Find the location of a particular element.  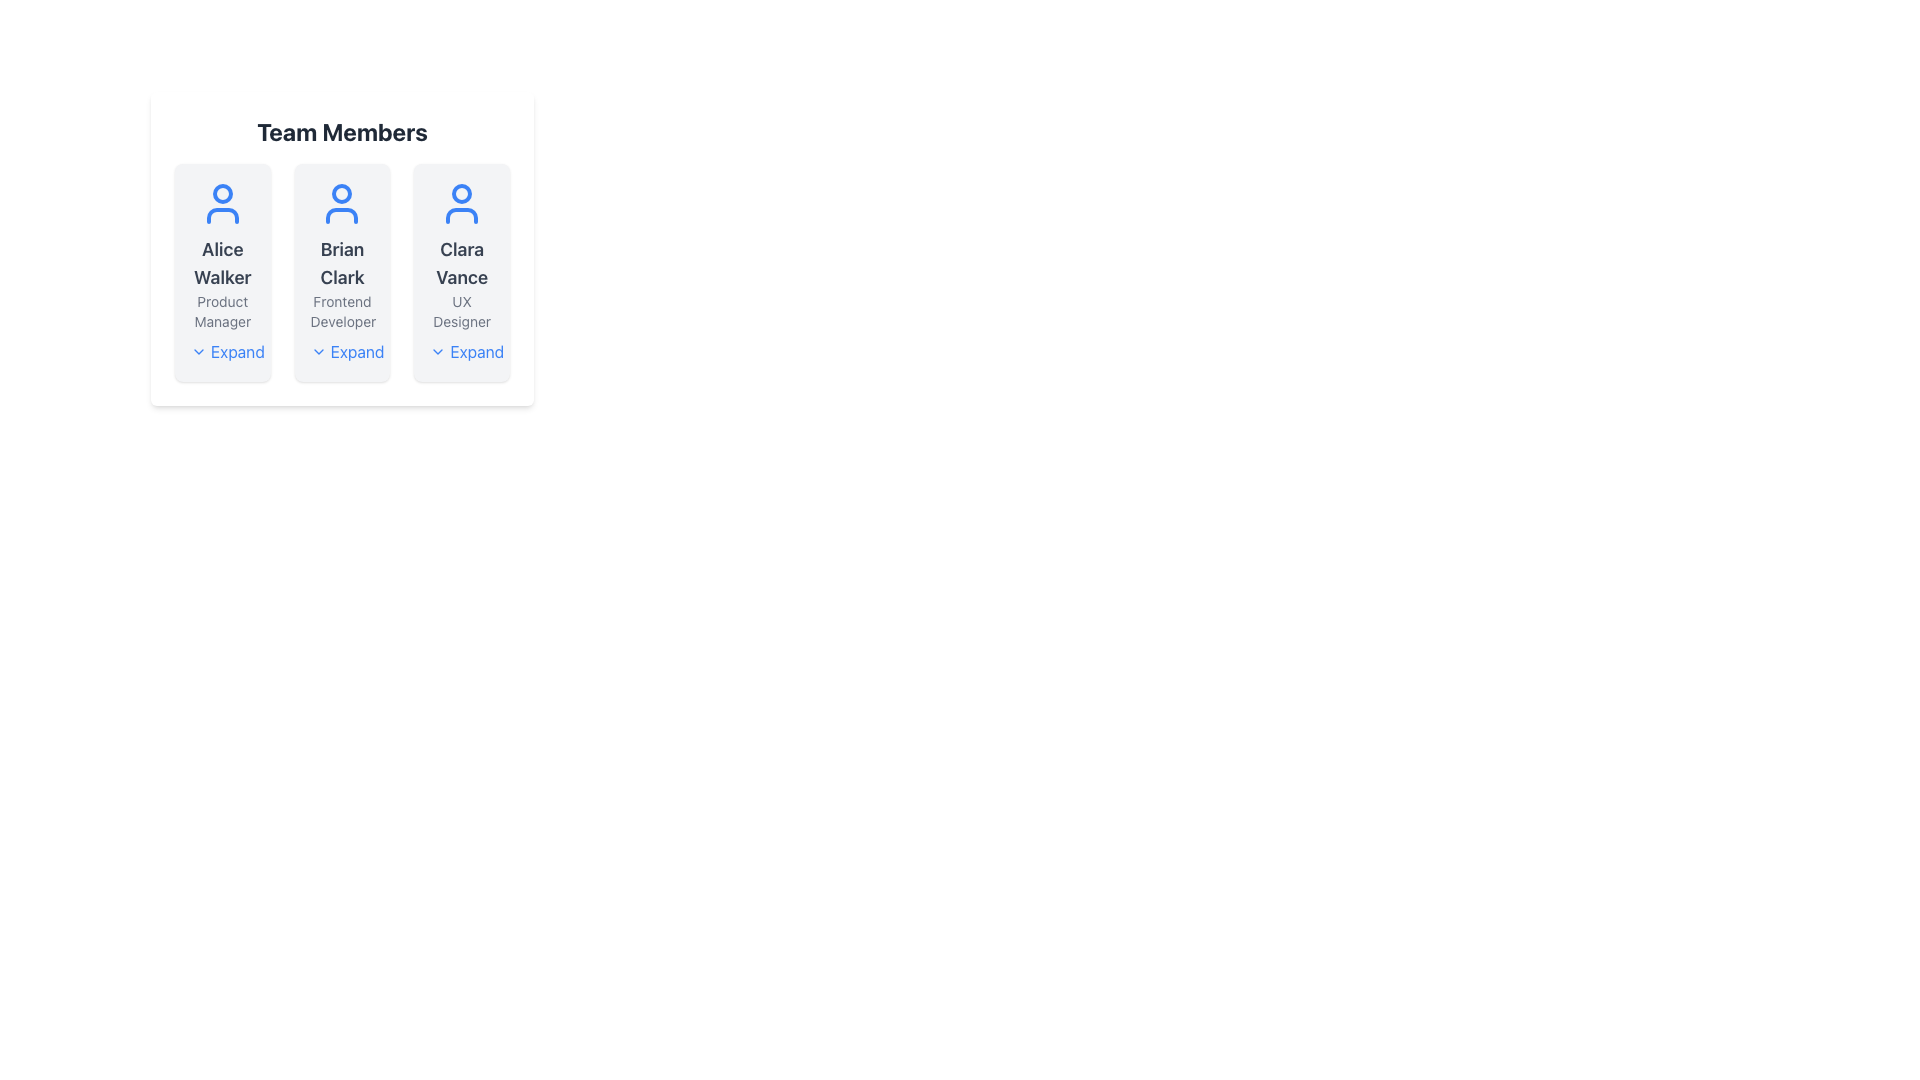

the 'Product Manager' label, which is a smaller gray text element located below 'Alice Walker' and above the 'Expand' link in the middle-left card of the 'Team Members' section is located at coordinates (222, 312).